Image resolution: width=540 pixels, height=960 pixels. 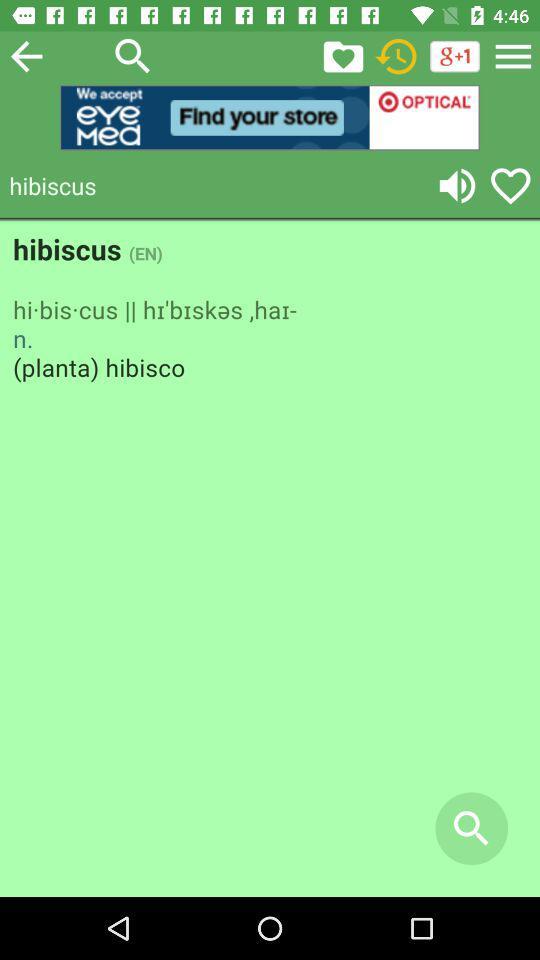 I want to click on the search icon, so click(x=133, y=55).